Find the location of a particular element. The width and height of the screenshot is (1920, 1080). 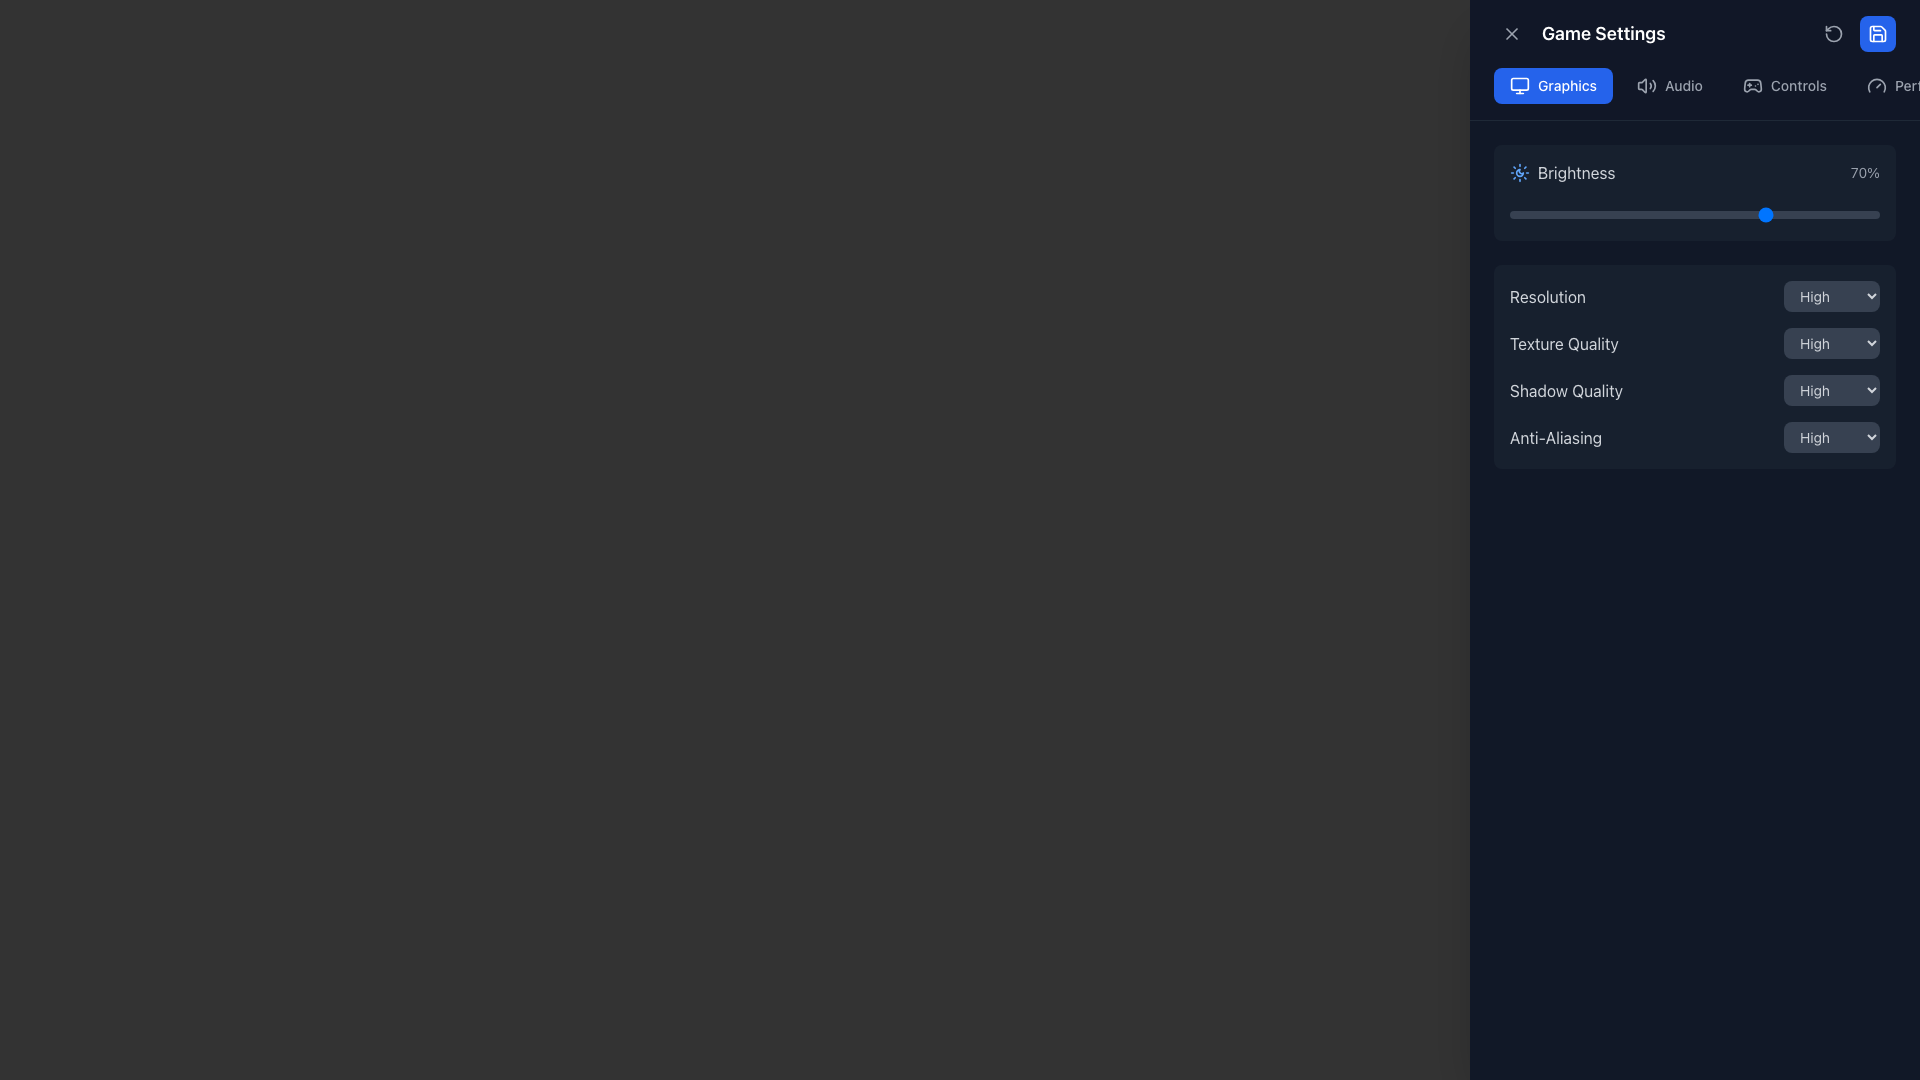

the brightness level is located at coordinates (1780, 215).